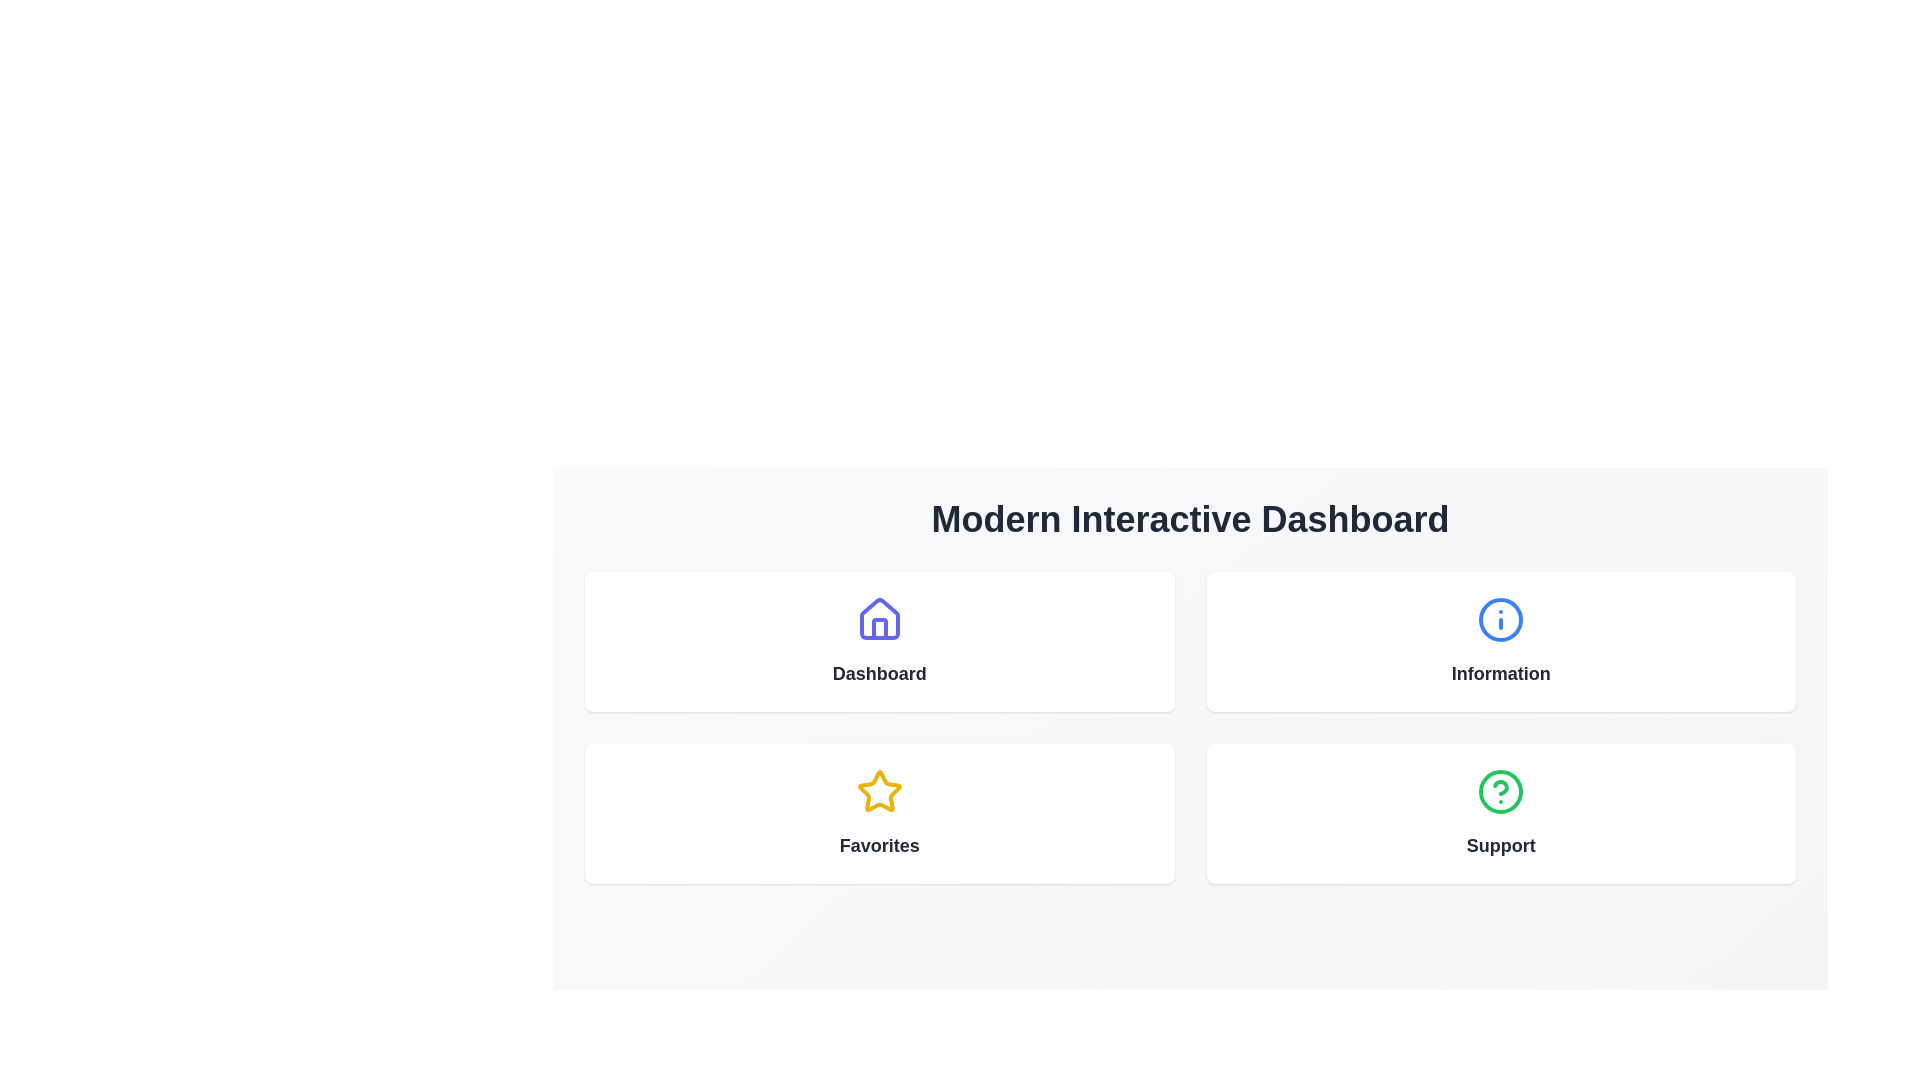 The image size is (1920, 1080). I want to click on the circular icon with a green outline and a question mark inside, located above the text 'Support' in the bottom-right card among the four grid items, so click(1501, 790).